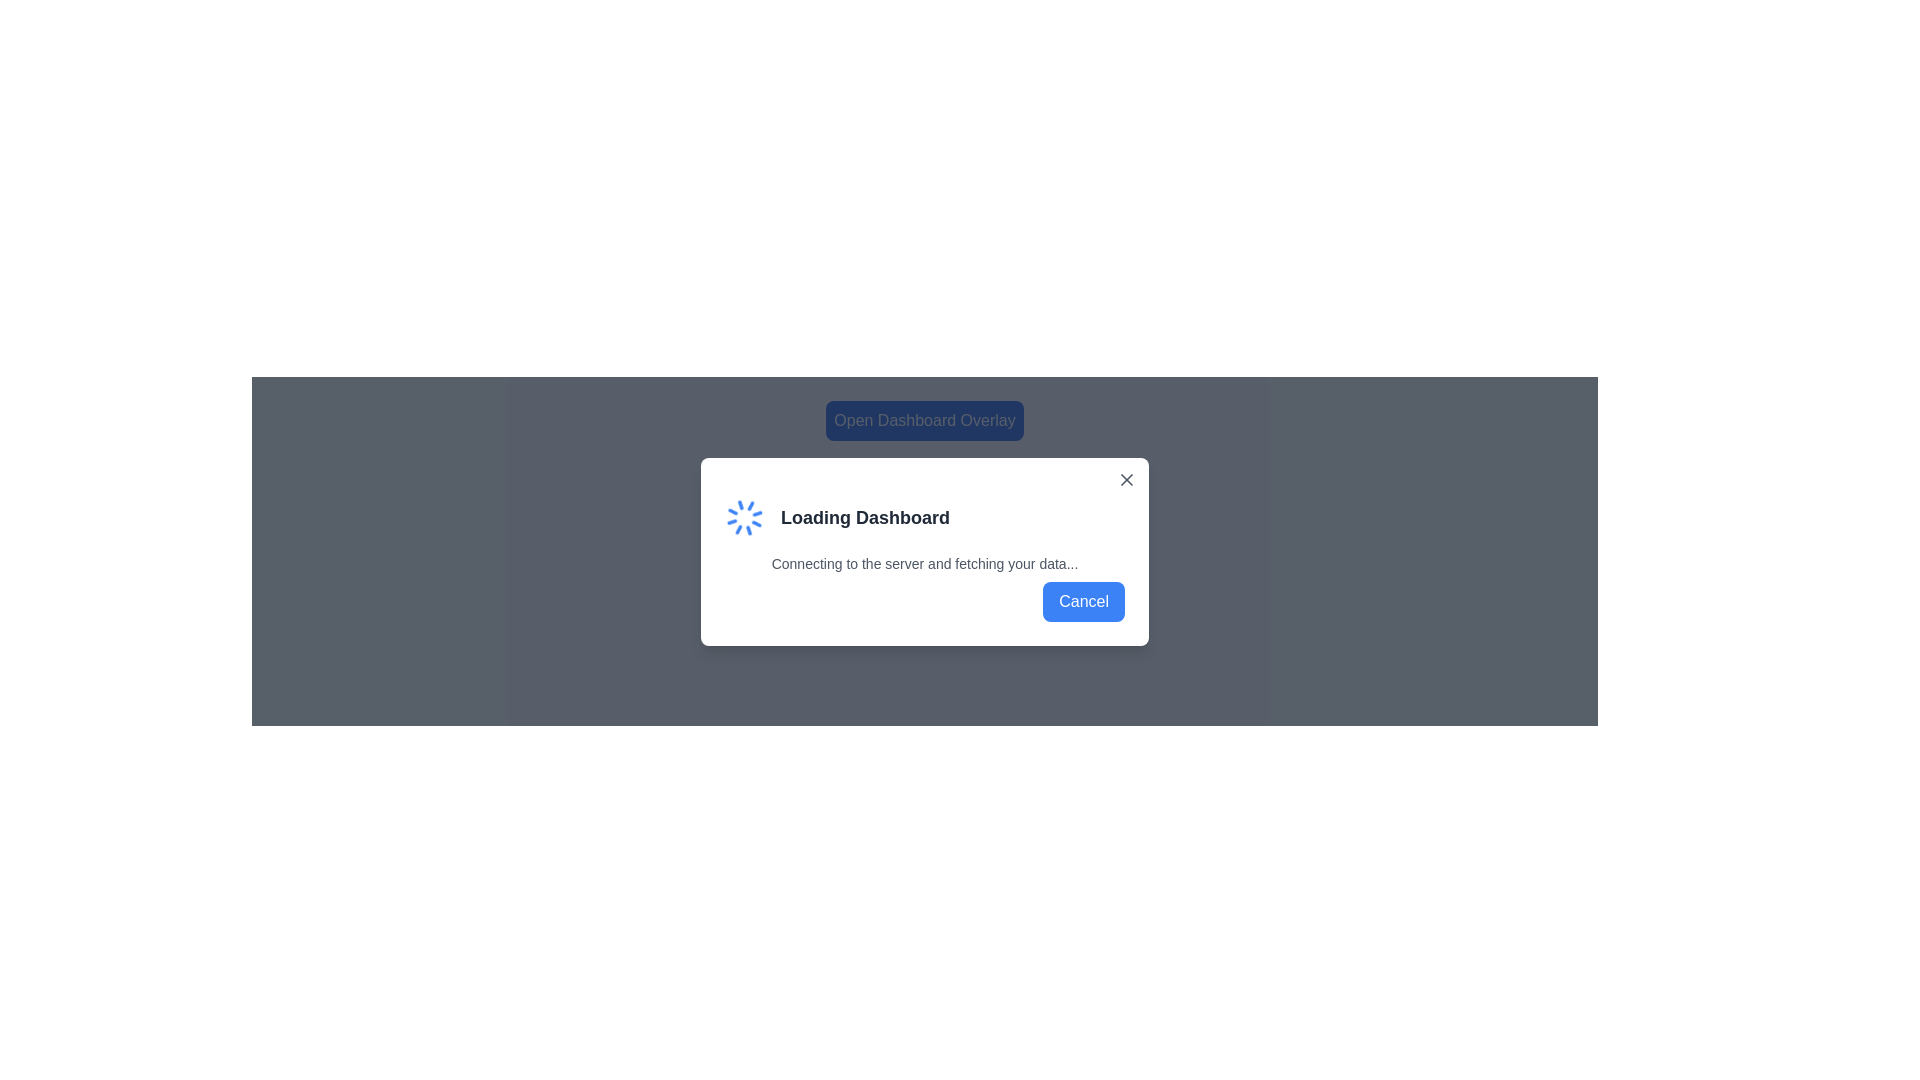 This screenshot has width=1920, height=1080. I want to click on the SVG graphic (animated spinner) which serves as a visual loading indicator in the top-left corner of the pop-up modal, so click(743, 516).